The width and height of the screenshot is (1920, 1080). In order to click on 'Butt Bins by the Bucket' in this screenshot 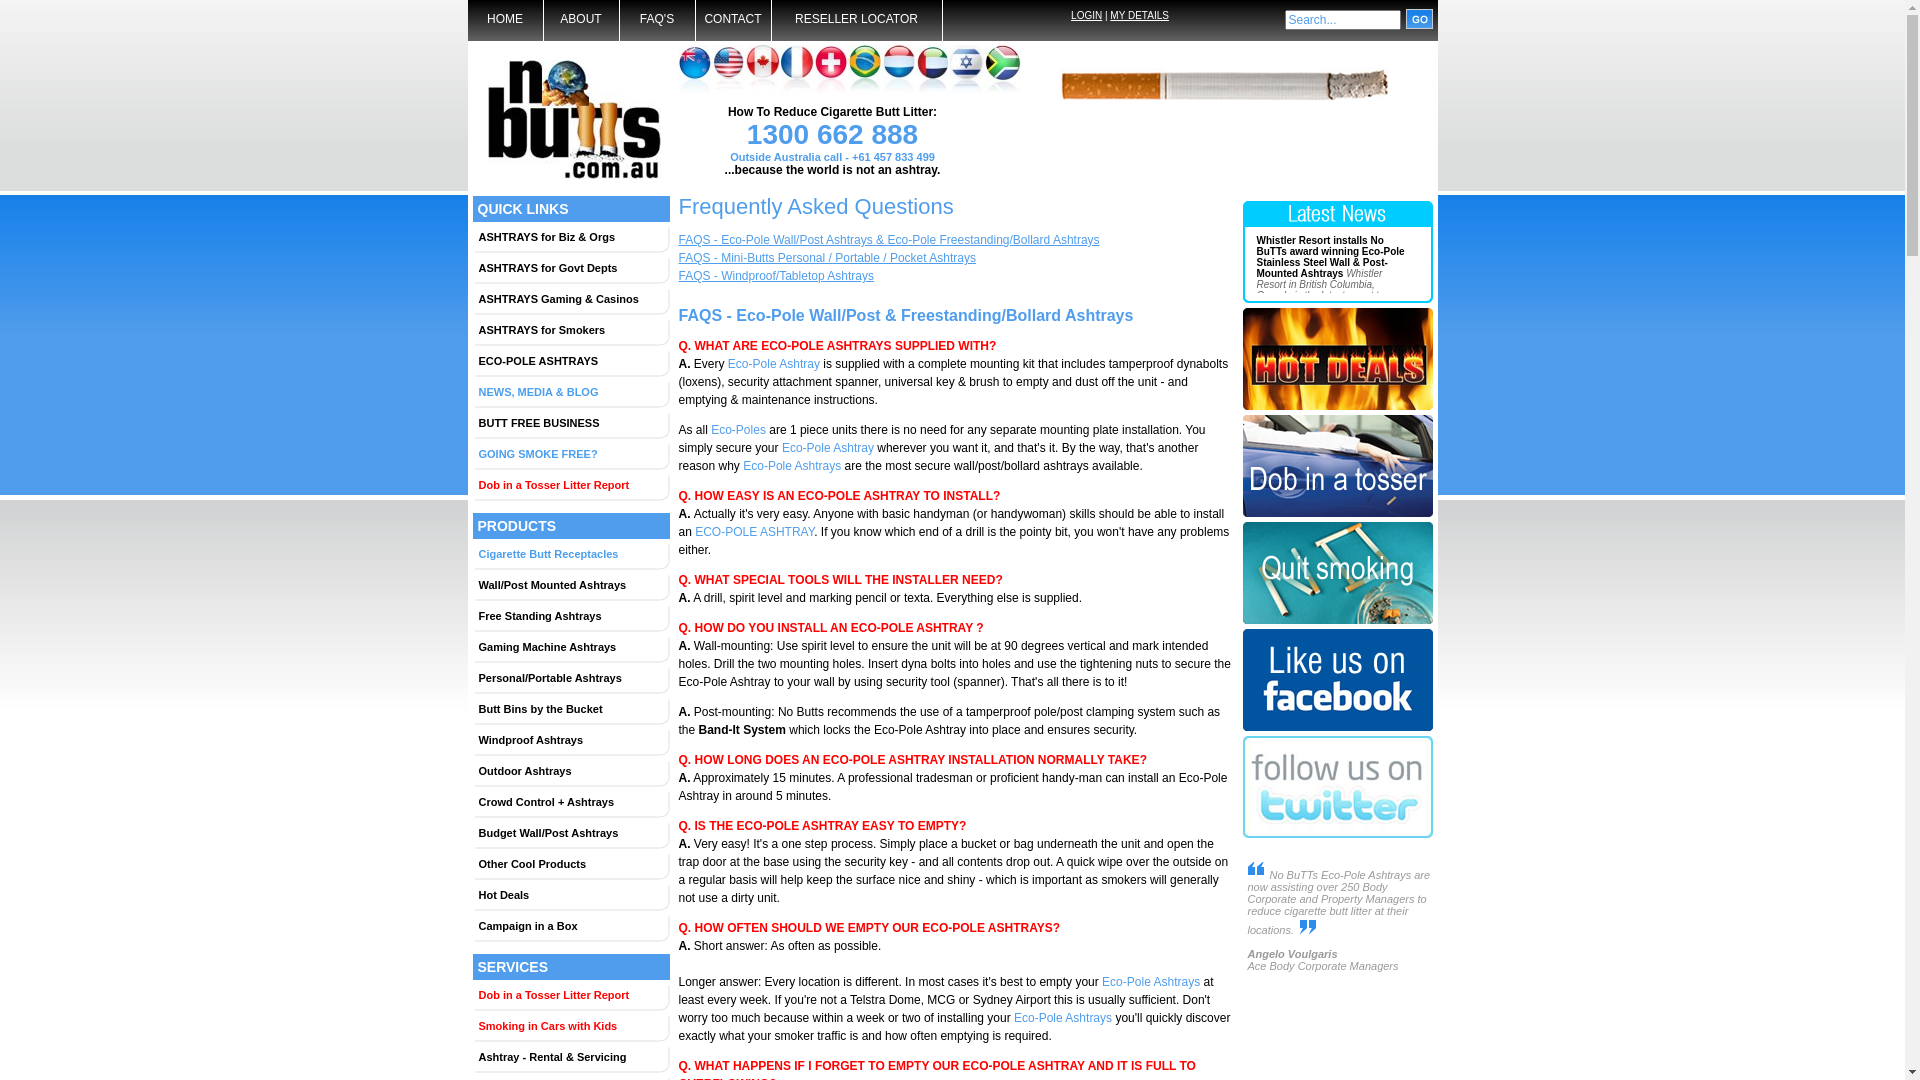, I will do `click(570, 708)`.